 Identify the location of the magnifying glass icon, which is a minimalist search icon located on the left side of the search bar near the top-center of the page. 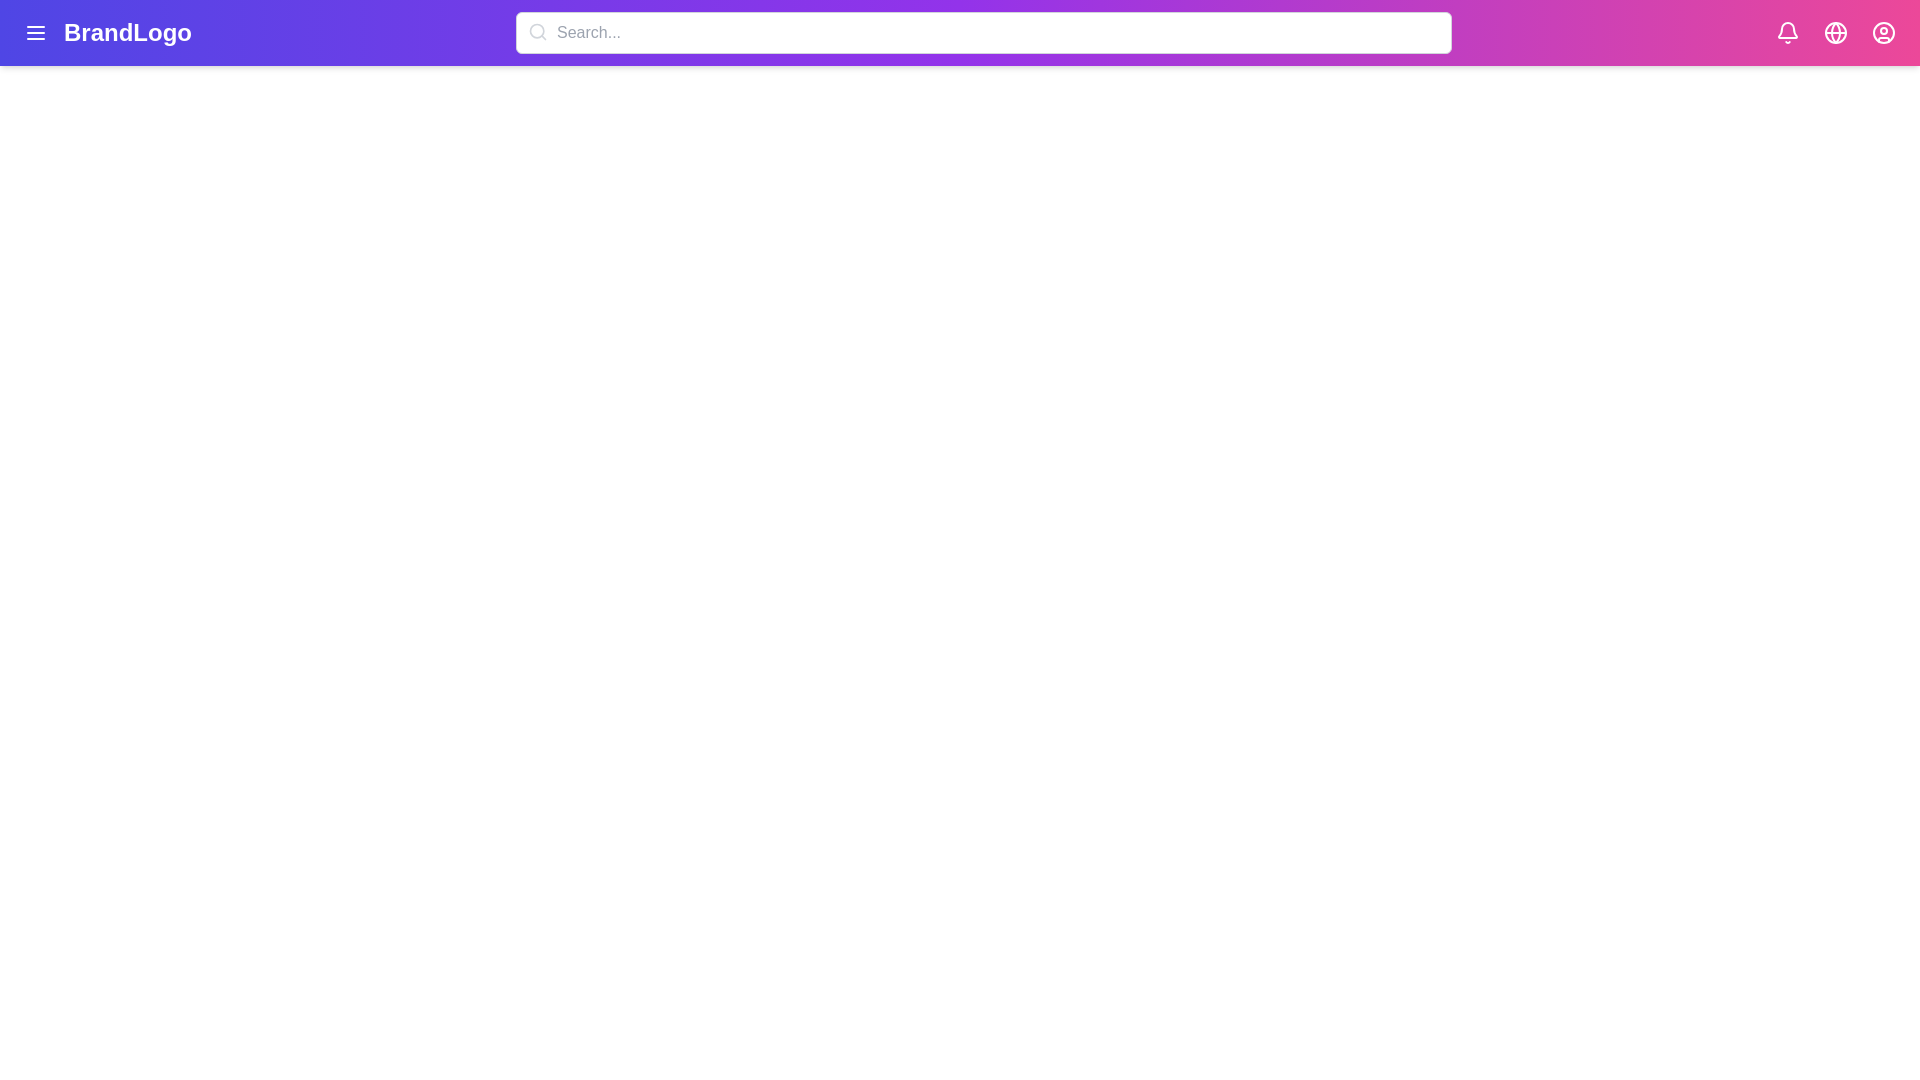
(537, 31).